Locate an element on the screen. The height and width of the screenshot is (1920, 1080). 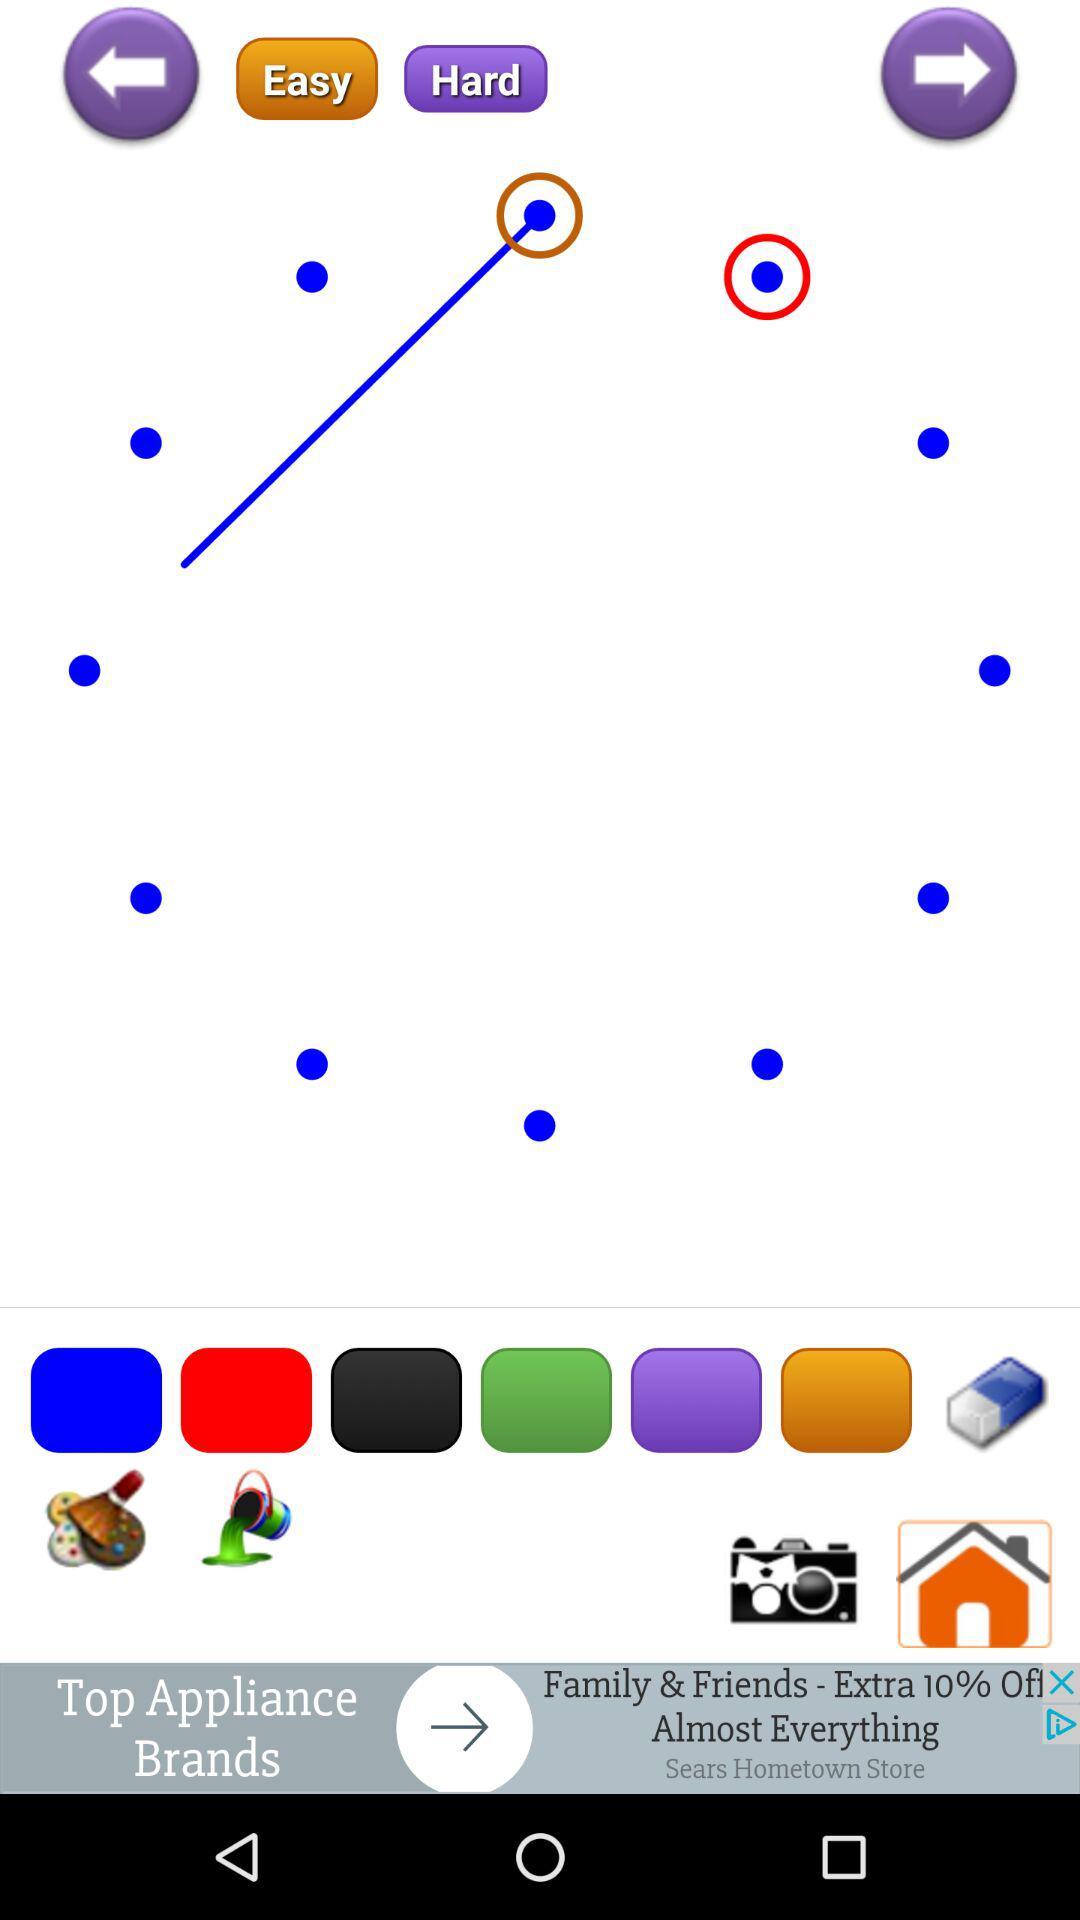
the photo icon is located at coordinates (790, 1694).